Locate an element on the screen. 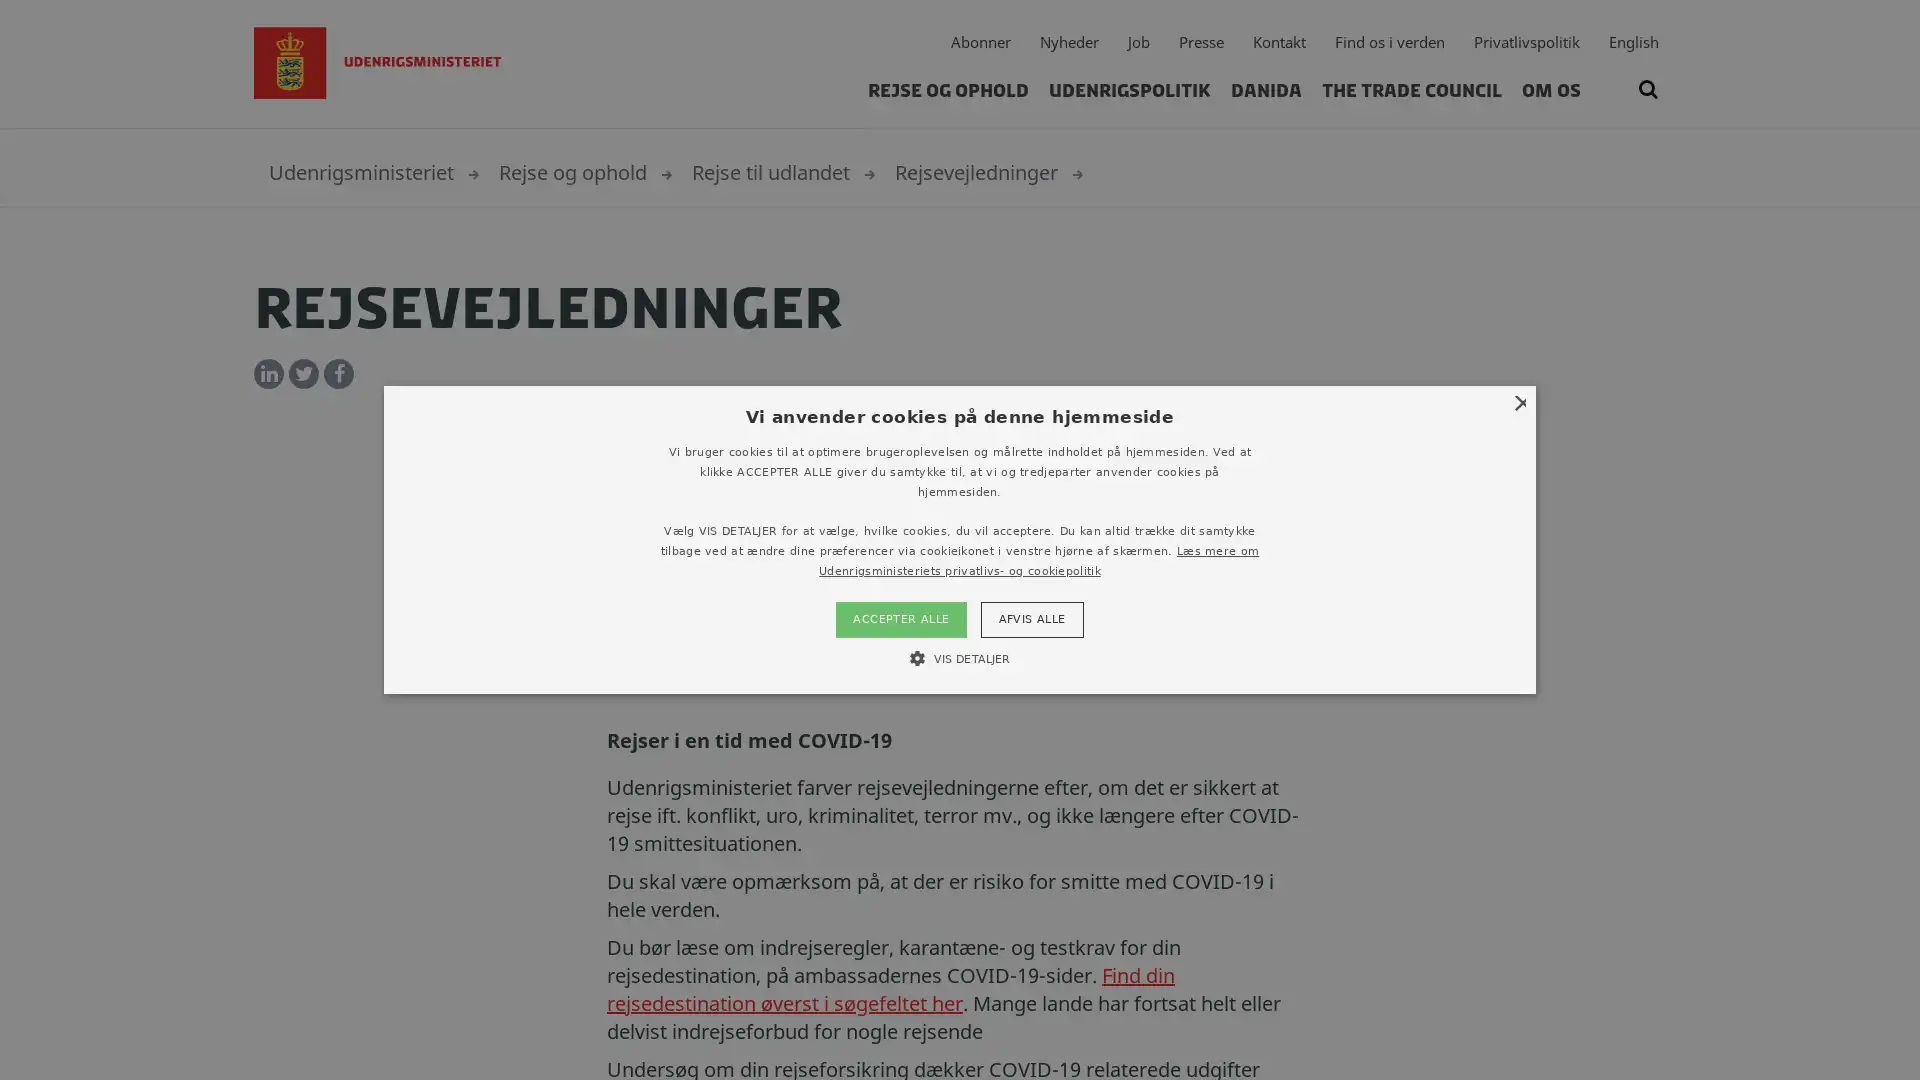  VIS DETALJER is located at coordinates (958, 657).